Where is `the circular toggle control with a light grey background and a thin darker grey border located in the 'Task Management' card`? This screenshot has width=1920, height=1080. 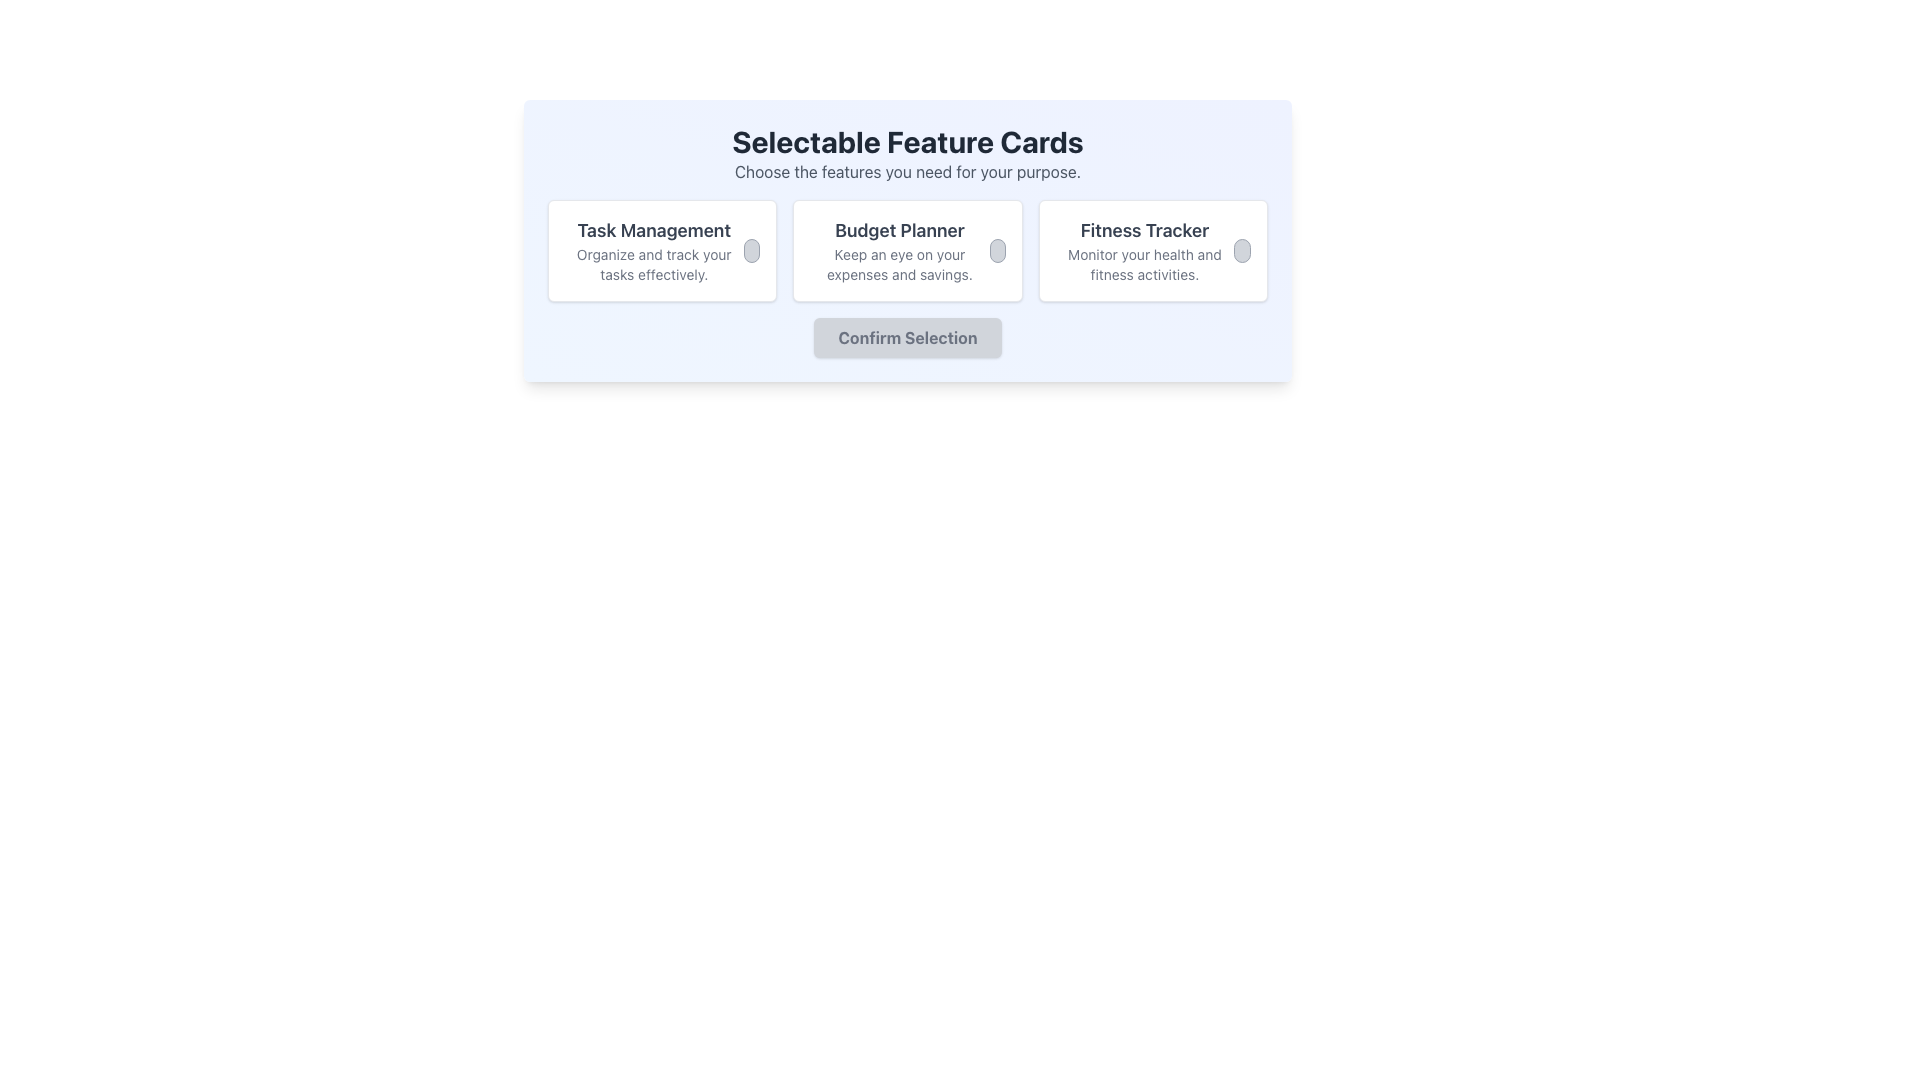 the circular toggle control with a light grey background and a thin darker grey border located in the 'Task Management' card is located at coordinates (750, 249).